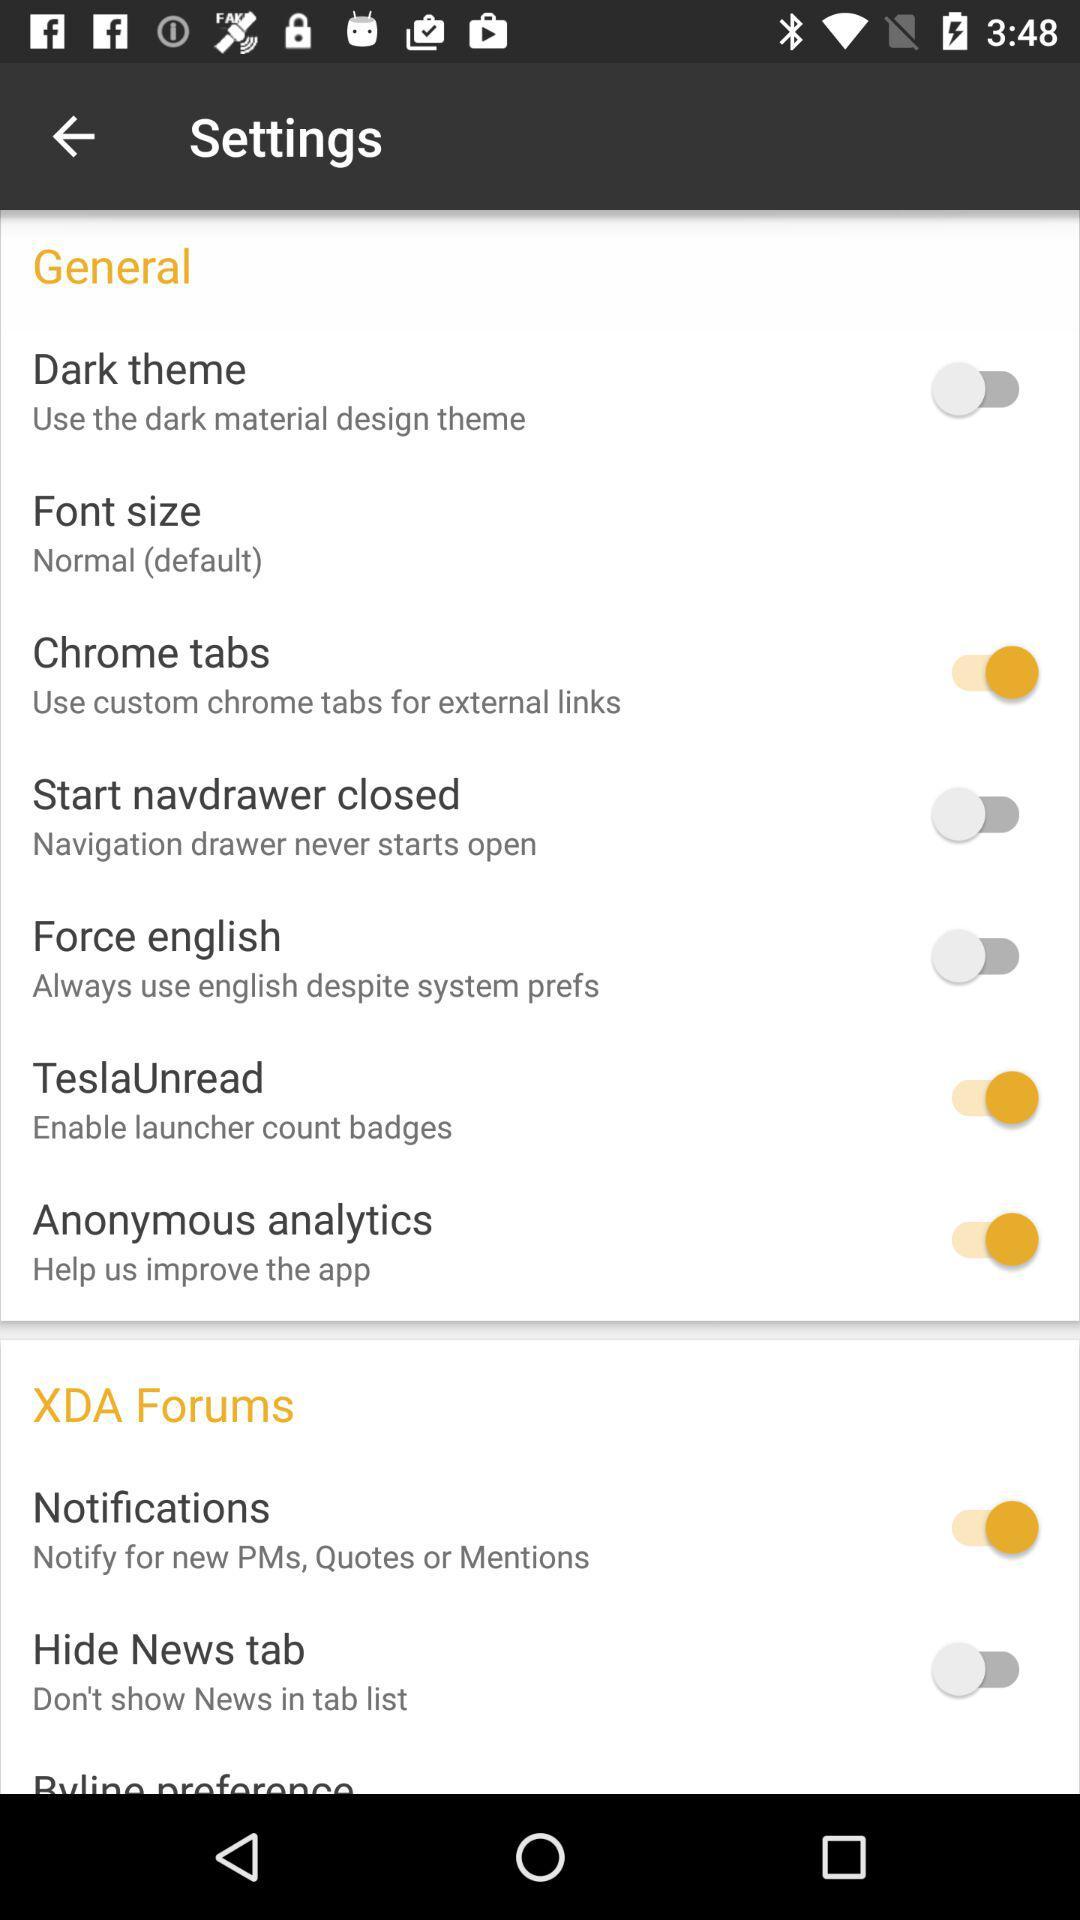 The width and height of the screenshot is (1080, 1920). What do you see at coordinates (984, 1238) in the screenshot?
I see `item to the right of anonymous analytics item` at bounding box center [984, 1238].